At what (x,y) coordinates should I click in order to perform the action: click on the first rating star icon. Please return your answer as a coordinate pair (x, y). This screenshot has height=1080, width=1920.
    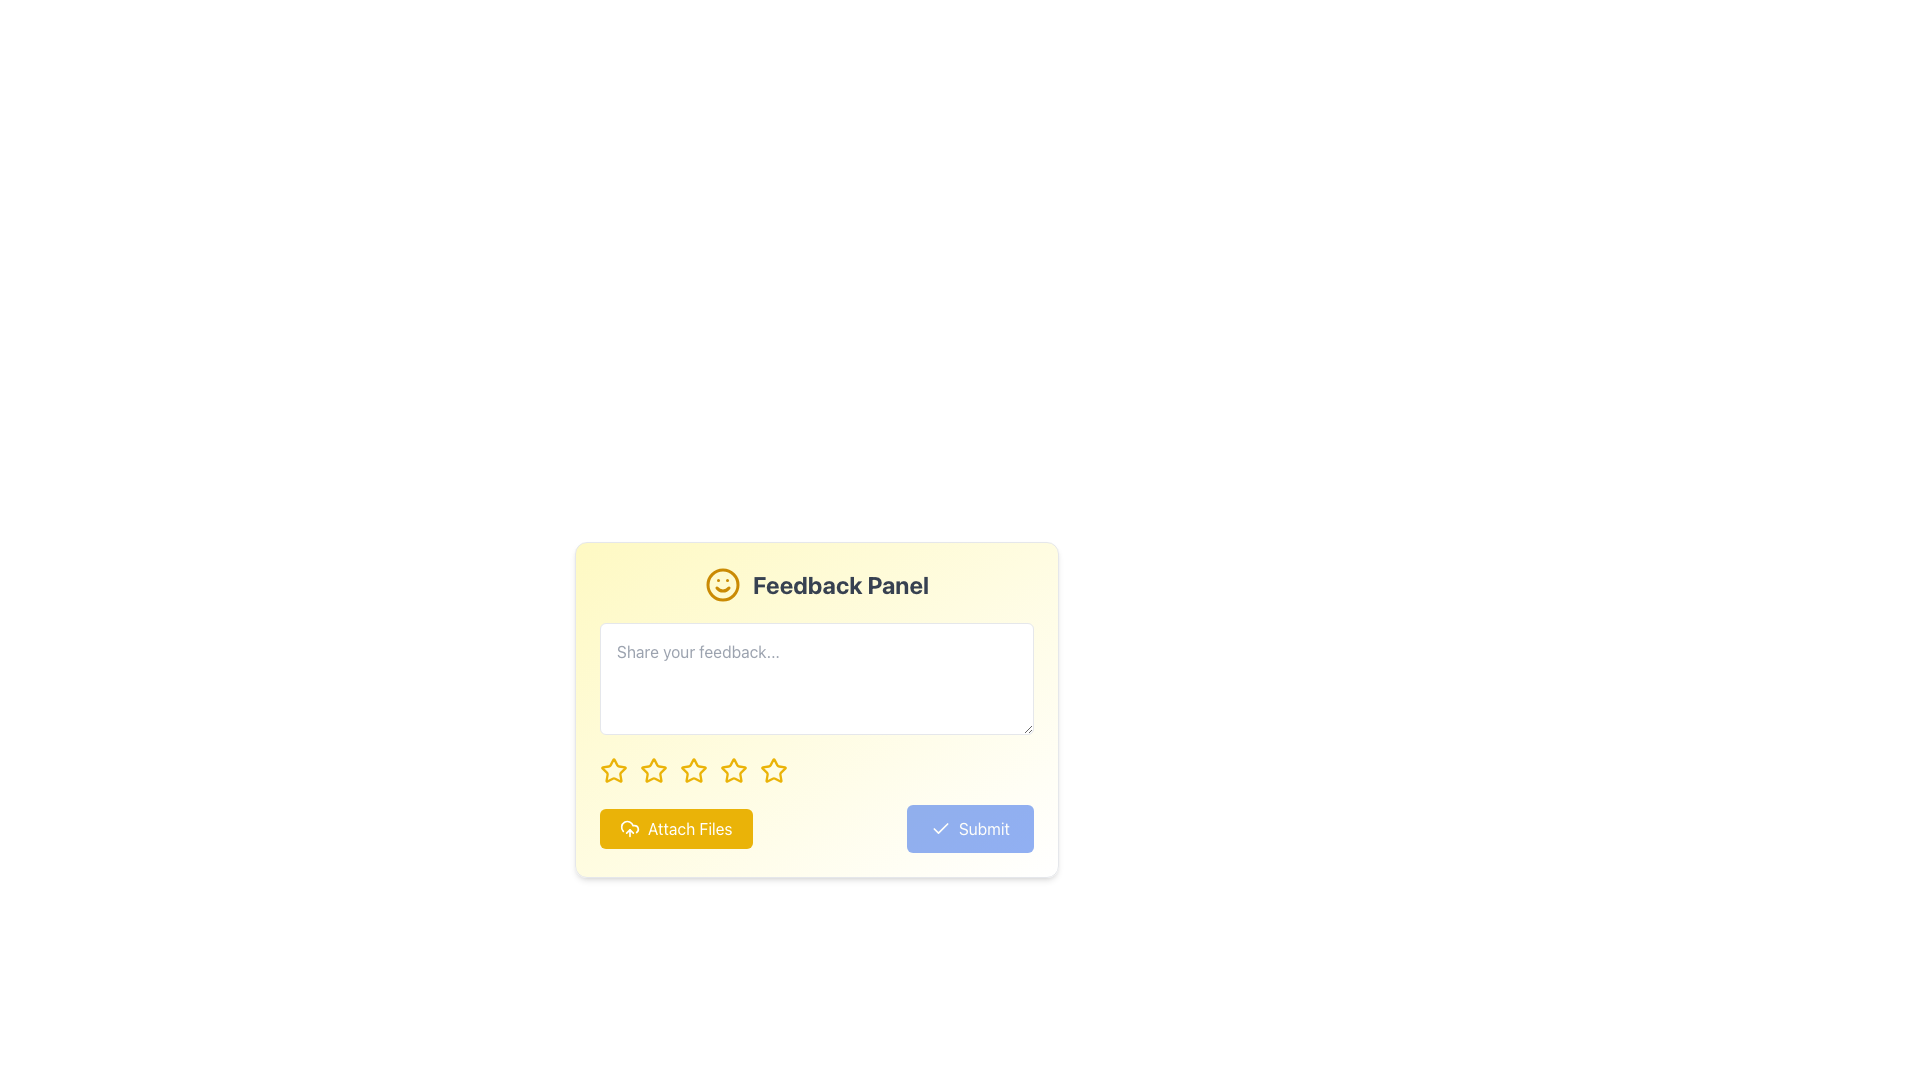
    Looking at the image, I should click on (613, 769).